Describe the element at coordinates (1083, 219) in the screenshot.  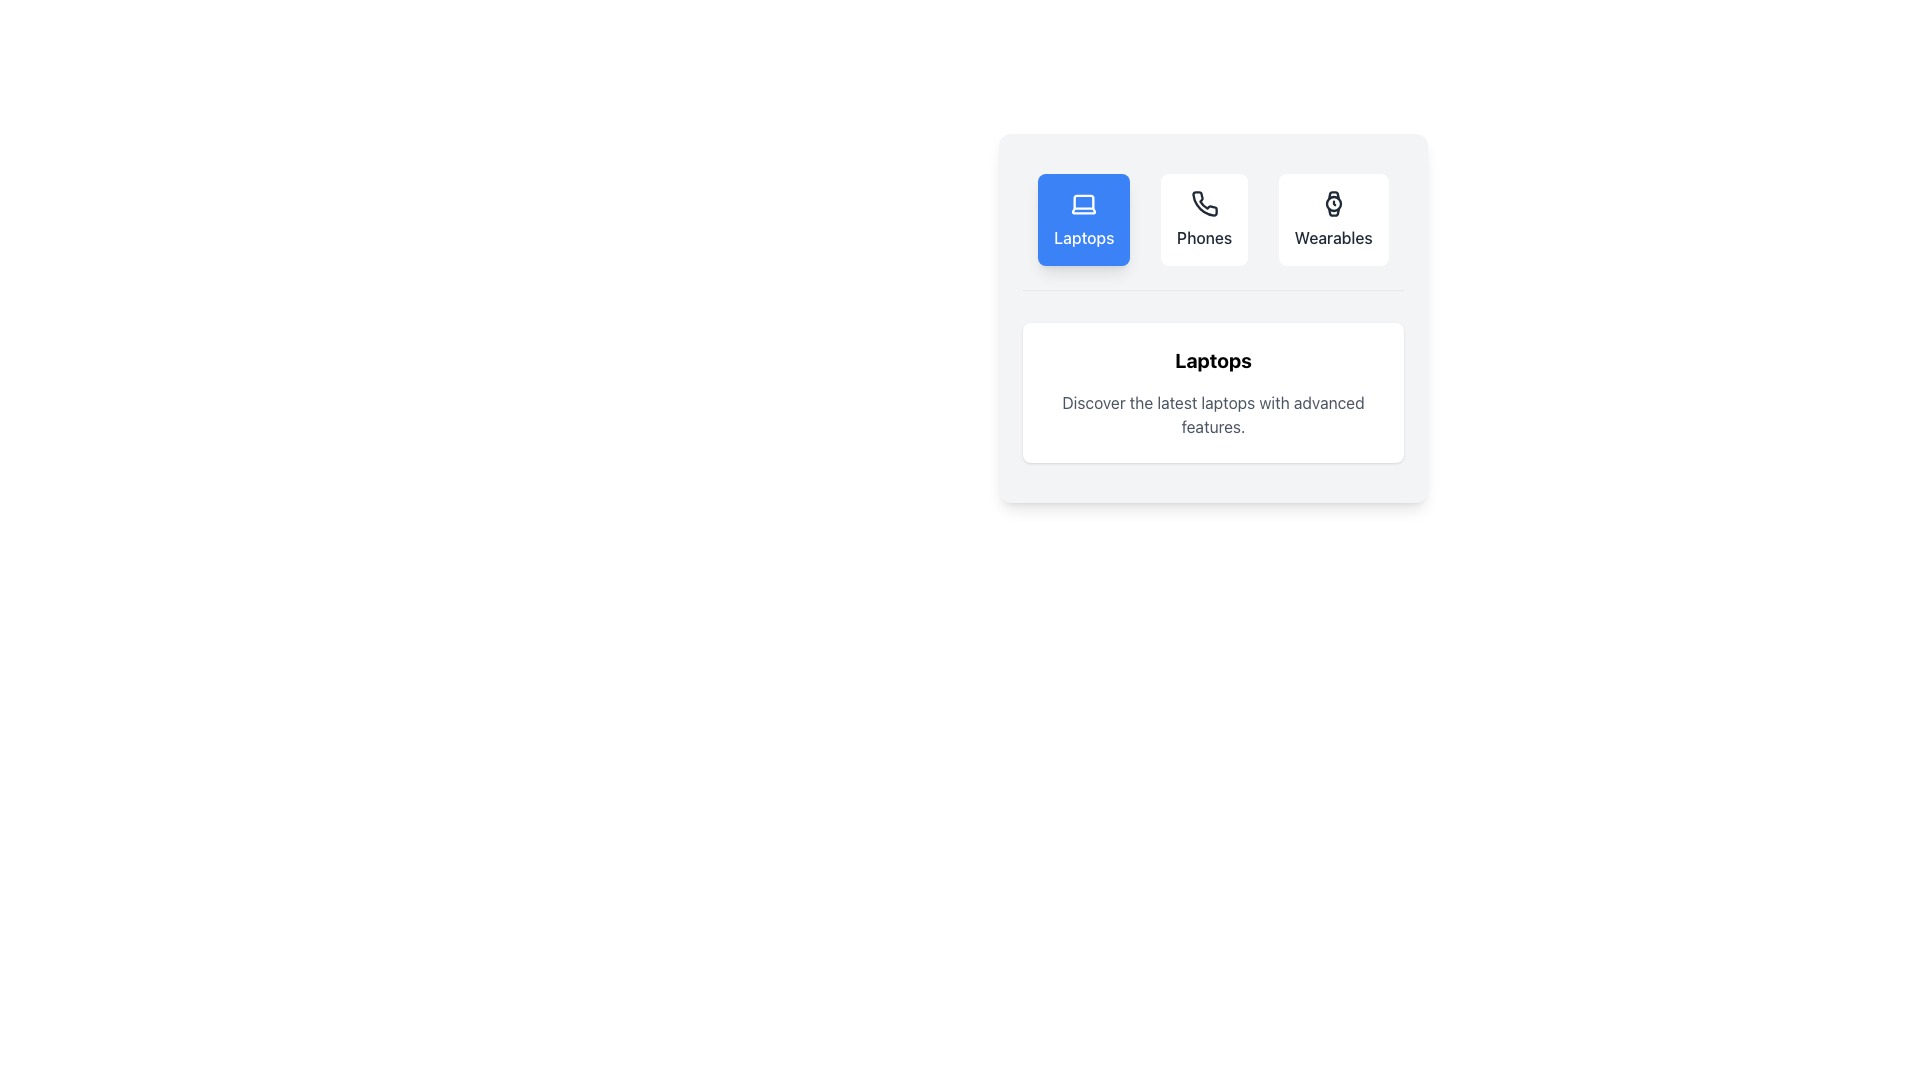
I see `the 'Laptops' category button, which is the first item in a group of three navigation options located near the top-left corner of the bounding box` at that location.